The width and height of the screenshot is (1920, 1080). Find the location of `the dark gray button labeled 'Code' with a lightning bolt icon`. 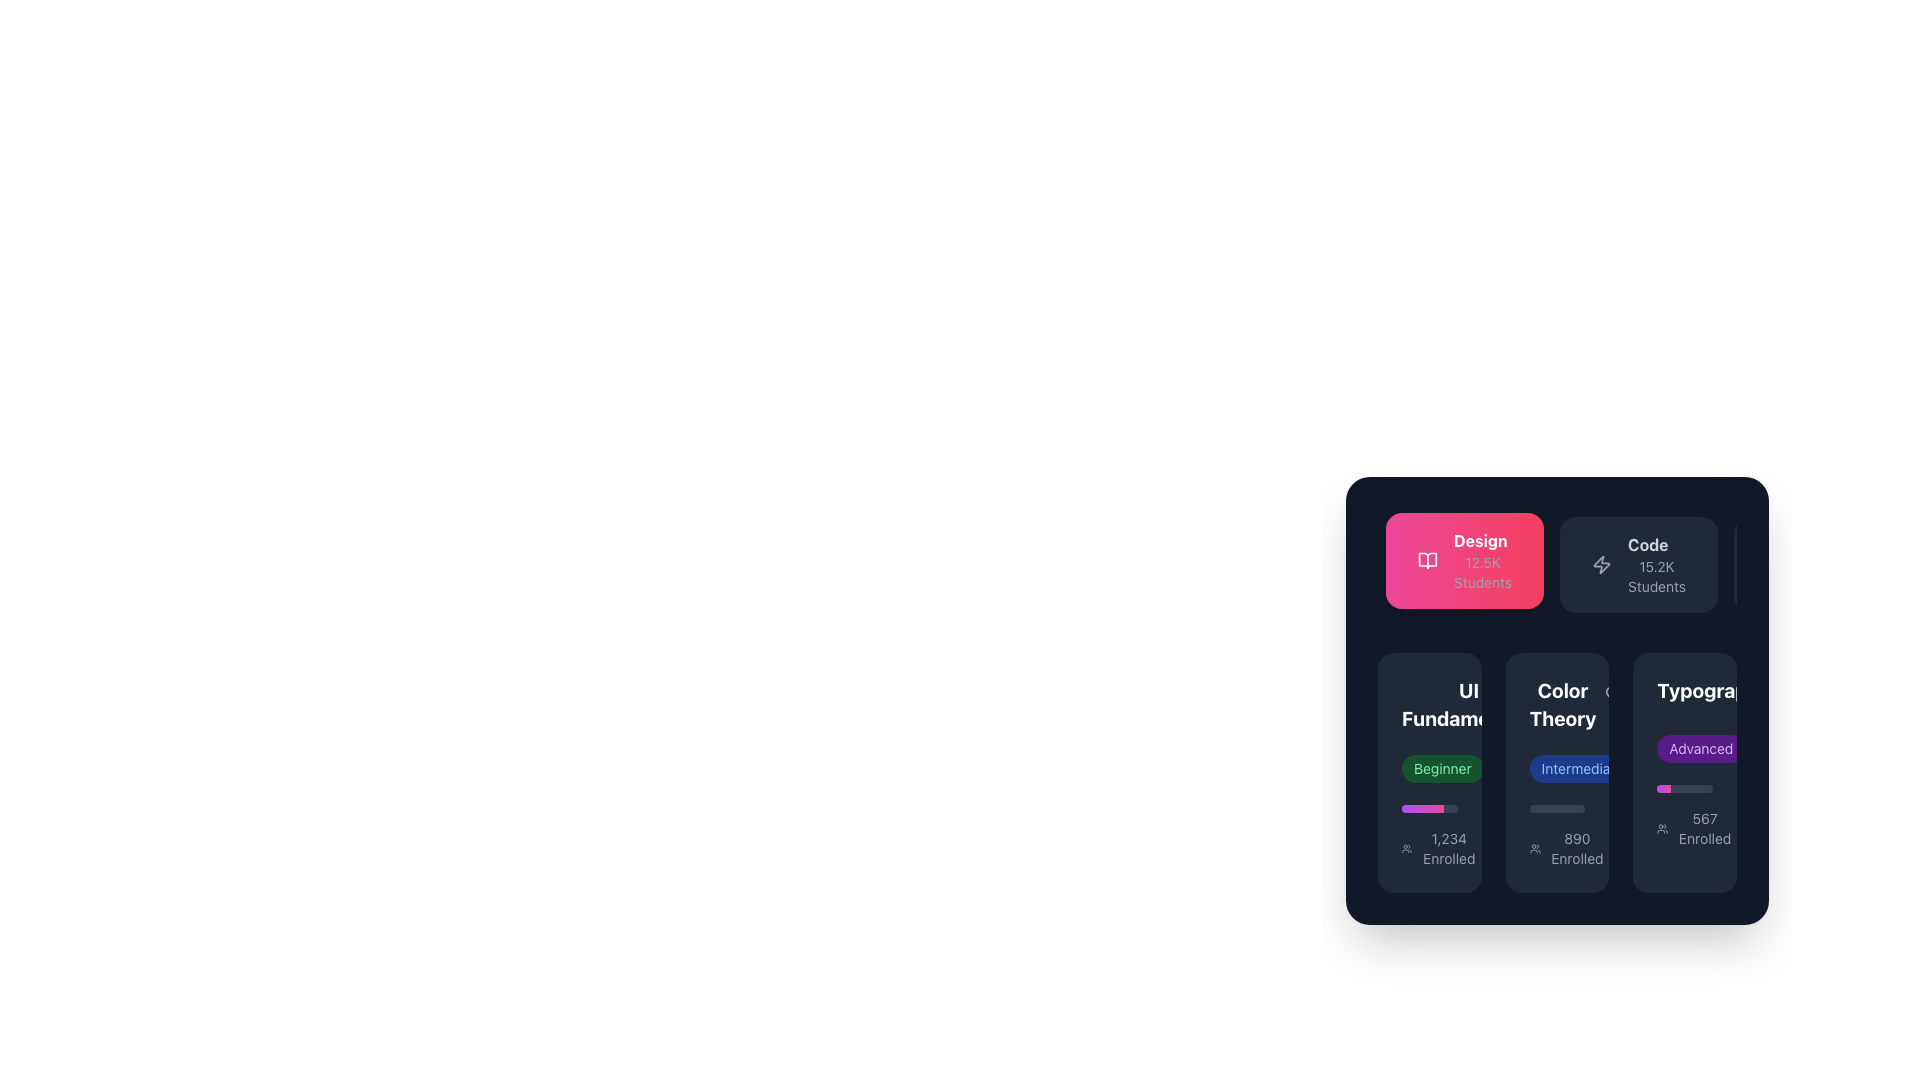

the dark gray button labeled 'Code' with a lightning bolt icon is located at coordinates (1639, 564).